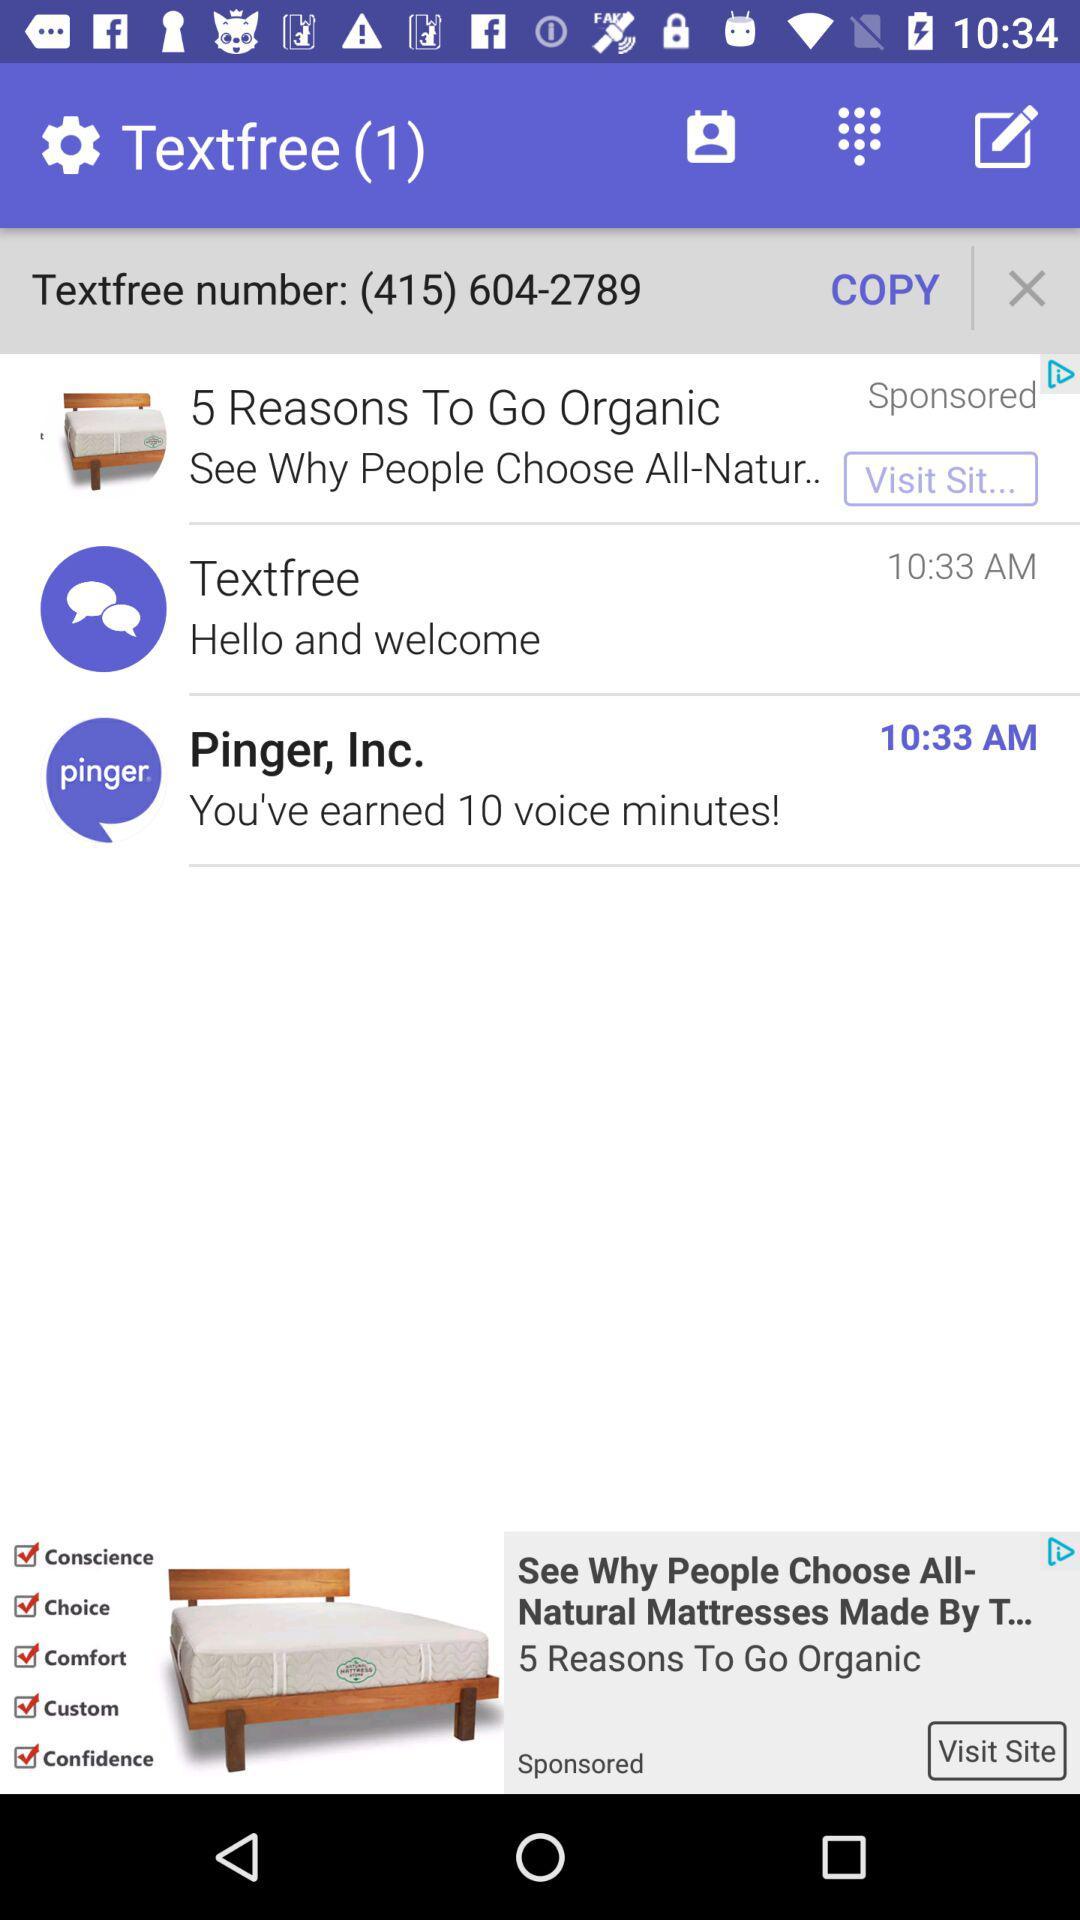 Image resolution: width=1080 pixels, height=1920 pixels. I want to click on visit site, so click(997, 1749).